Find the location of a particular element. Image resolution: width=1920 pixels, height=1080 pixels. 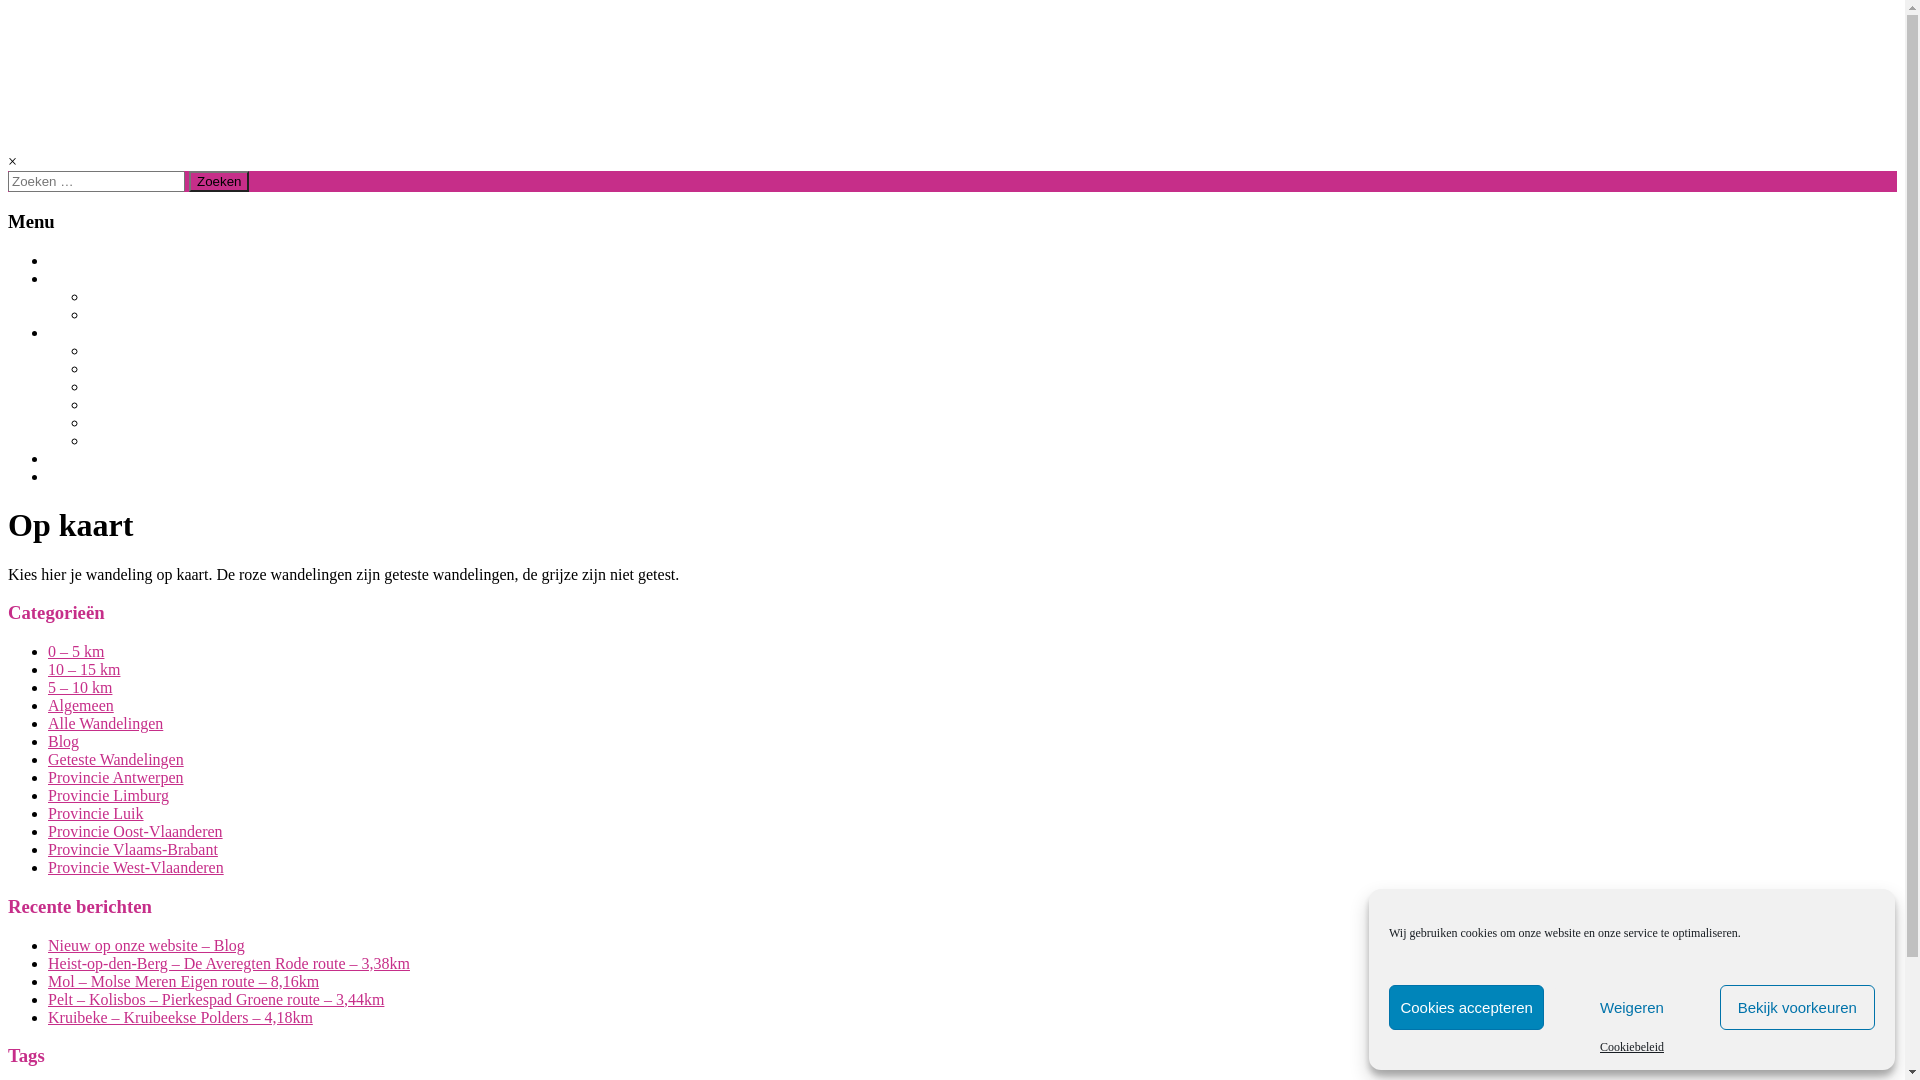

'Provincie Oost-Vlaanderen' is located at coordinates (134, 831).